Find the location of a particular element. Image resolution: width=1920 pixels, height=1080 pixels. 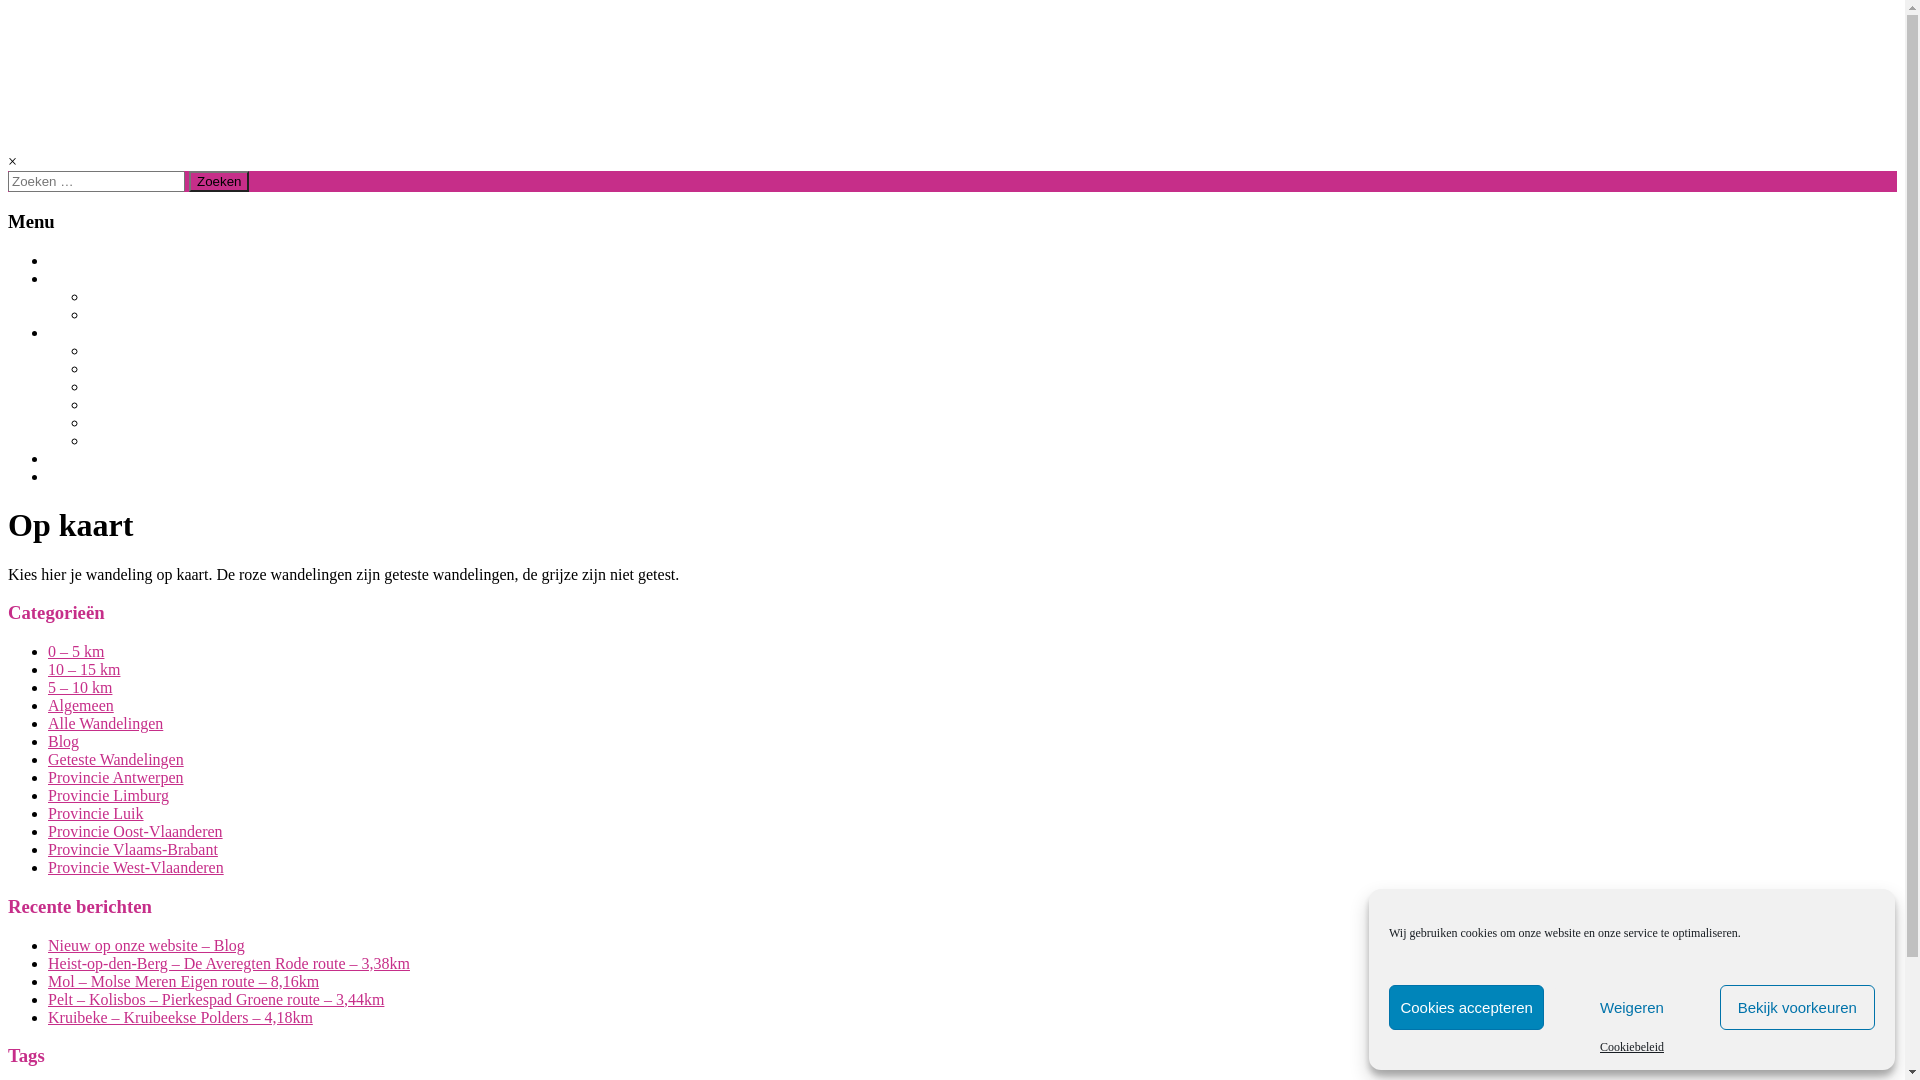

'Provincie Oost-Vlaanderen' is located at coordinates (134, 831).